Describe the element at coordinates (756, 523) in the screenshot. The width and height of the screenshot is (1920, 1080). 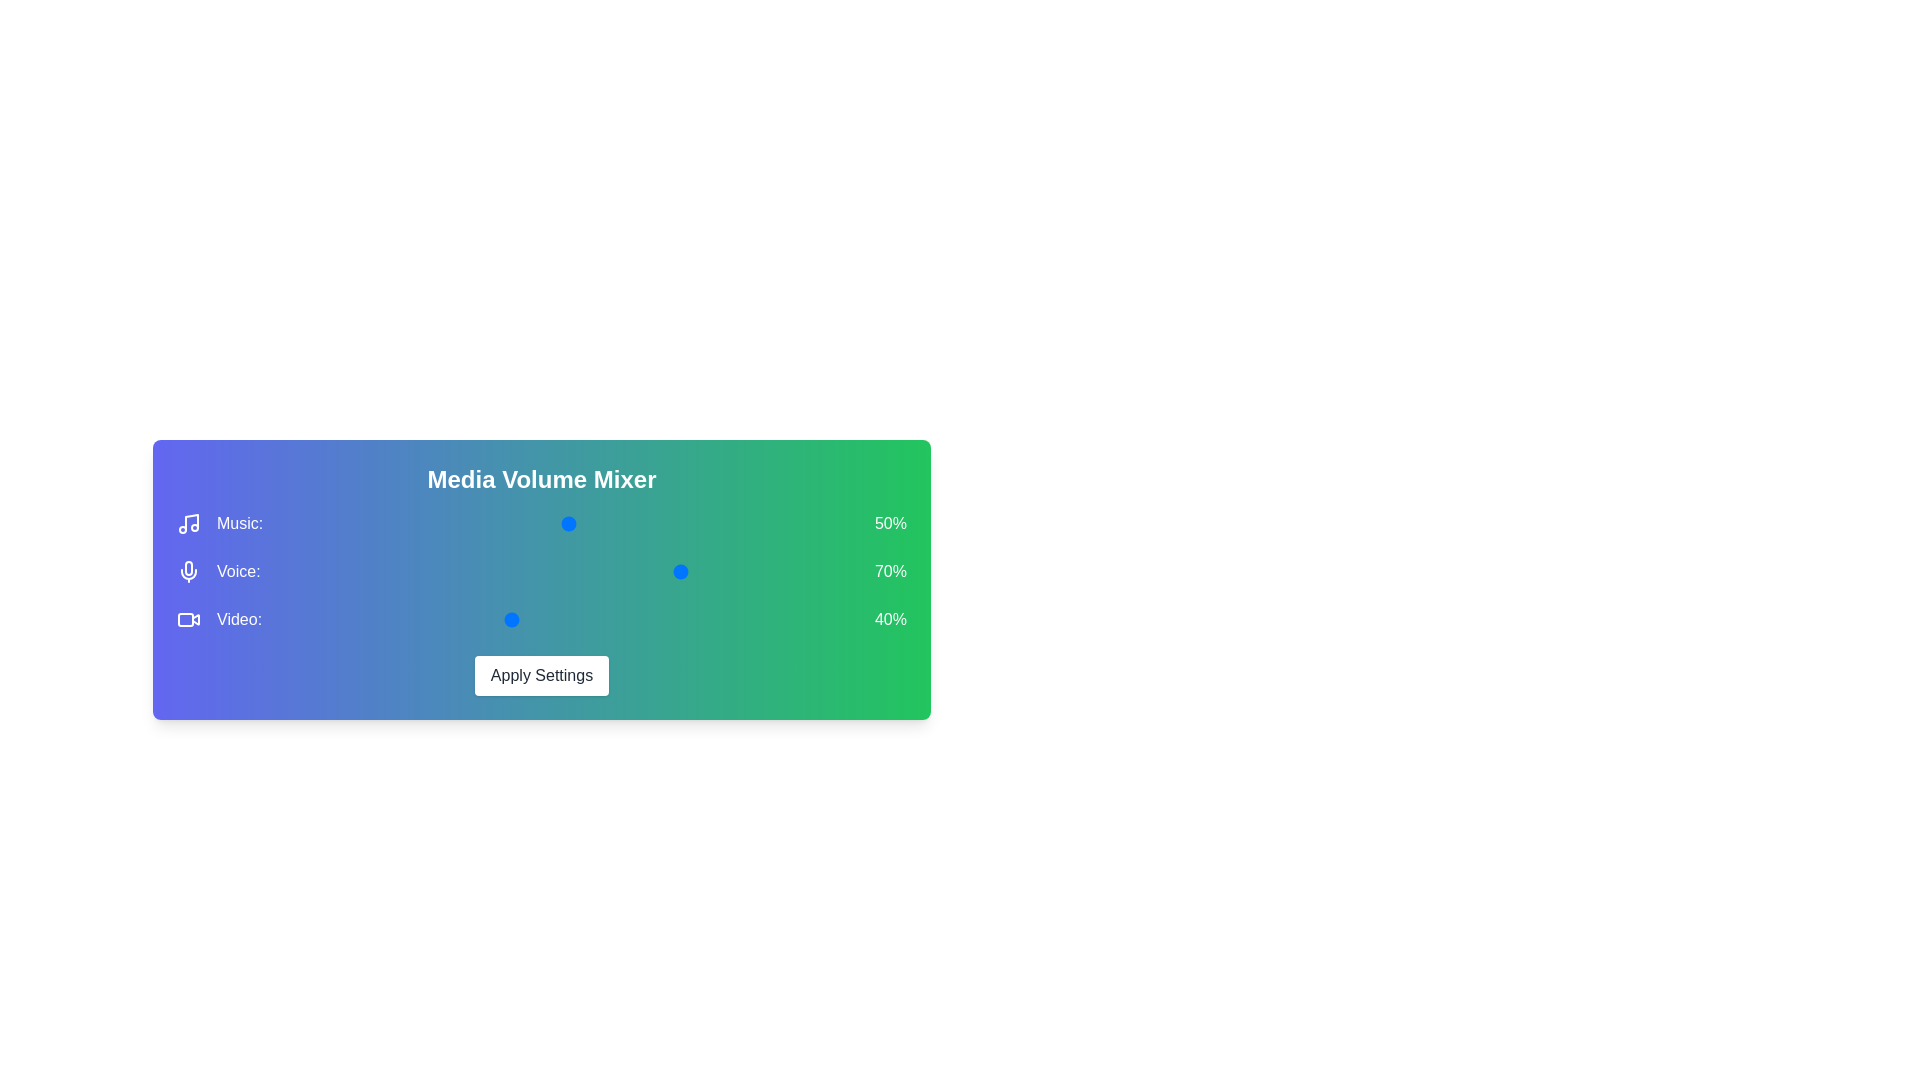
I see `the 0 volume to 65% by moving the corresponding slider` at that location.